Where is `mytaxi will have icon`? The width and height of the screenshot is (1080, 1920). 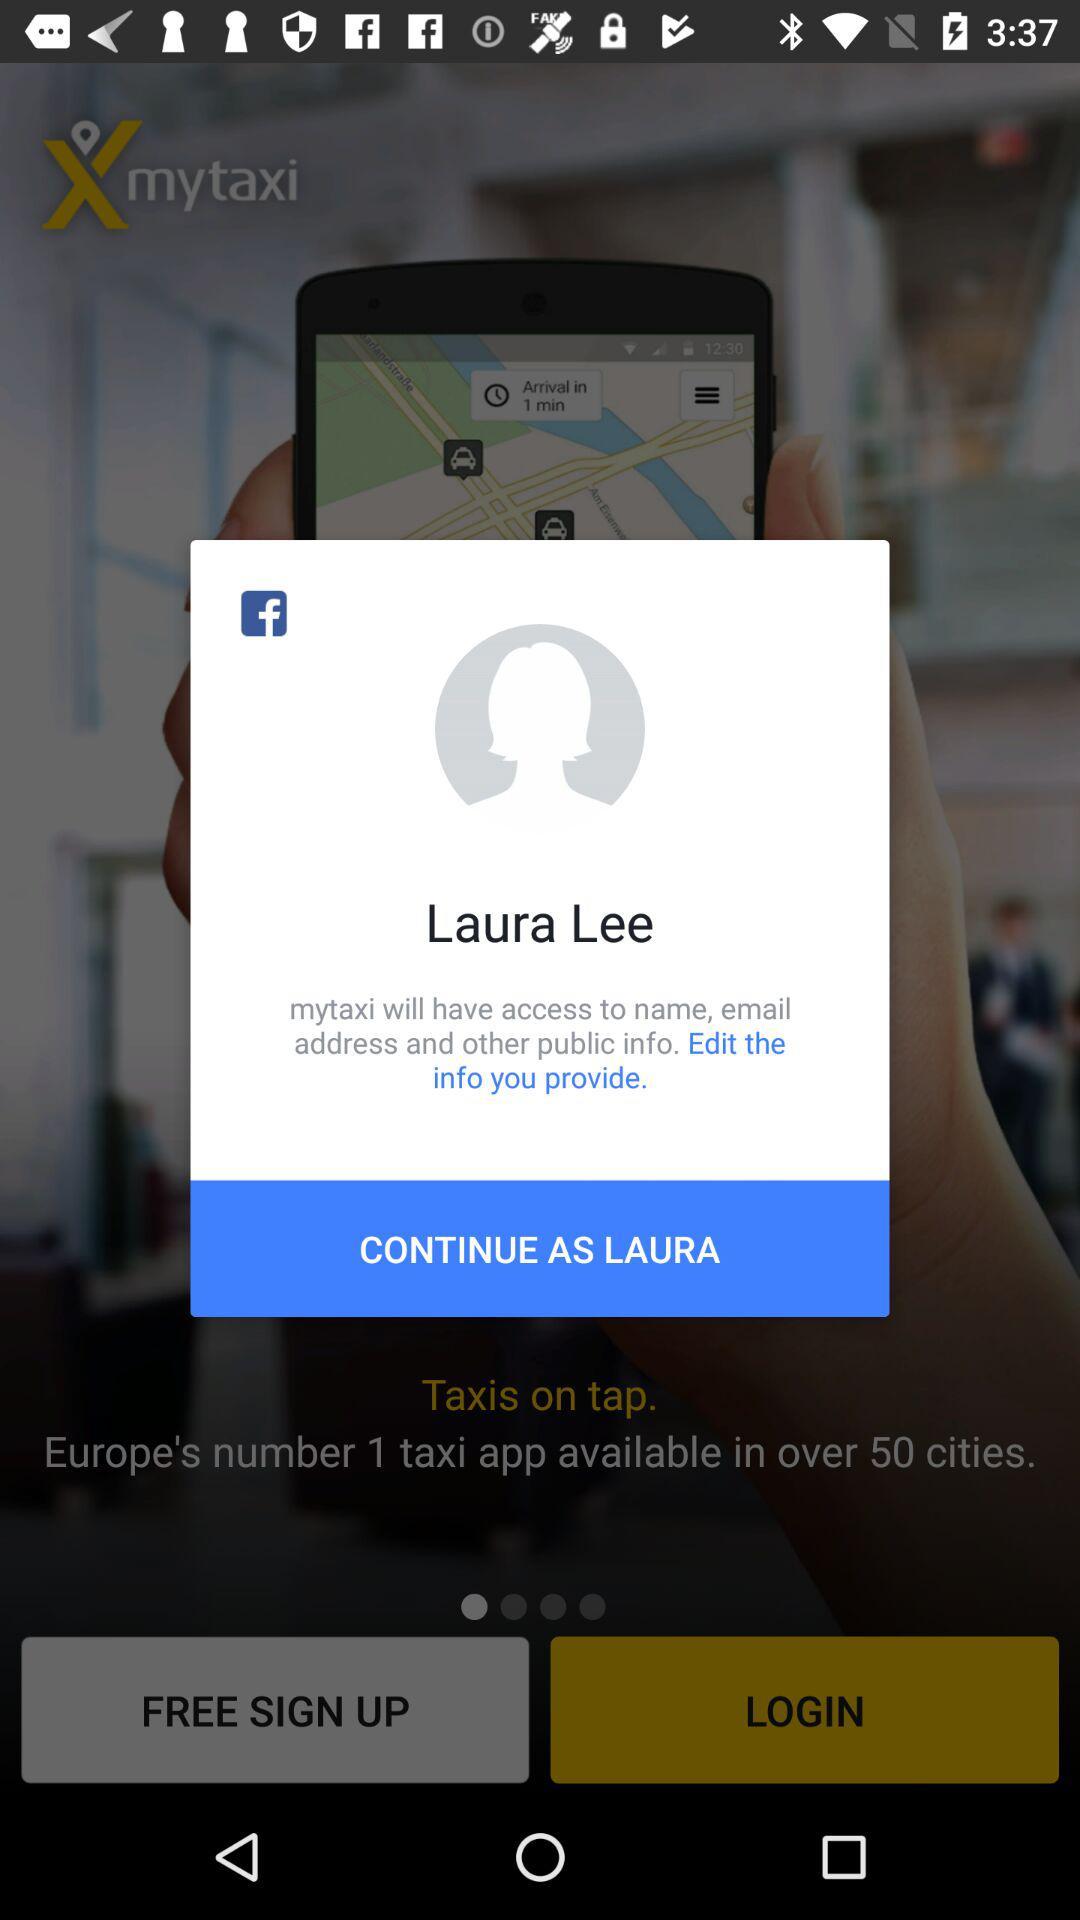 mytaxi will have icon is located at coordinates (540, 1041).